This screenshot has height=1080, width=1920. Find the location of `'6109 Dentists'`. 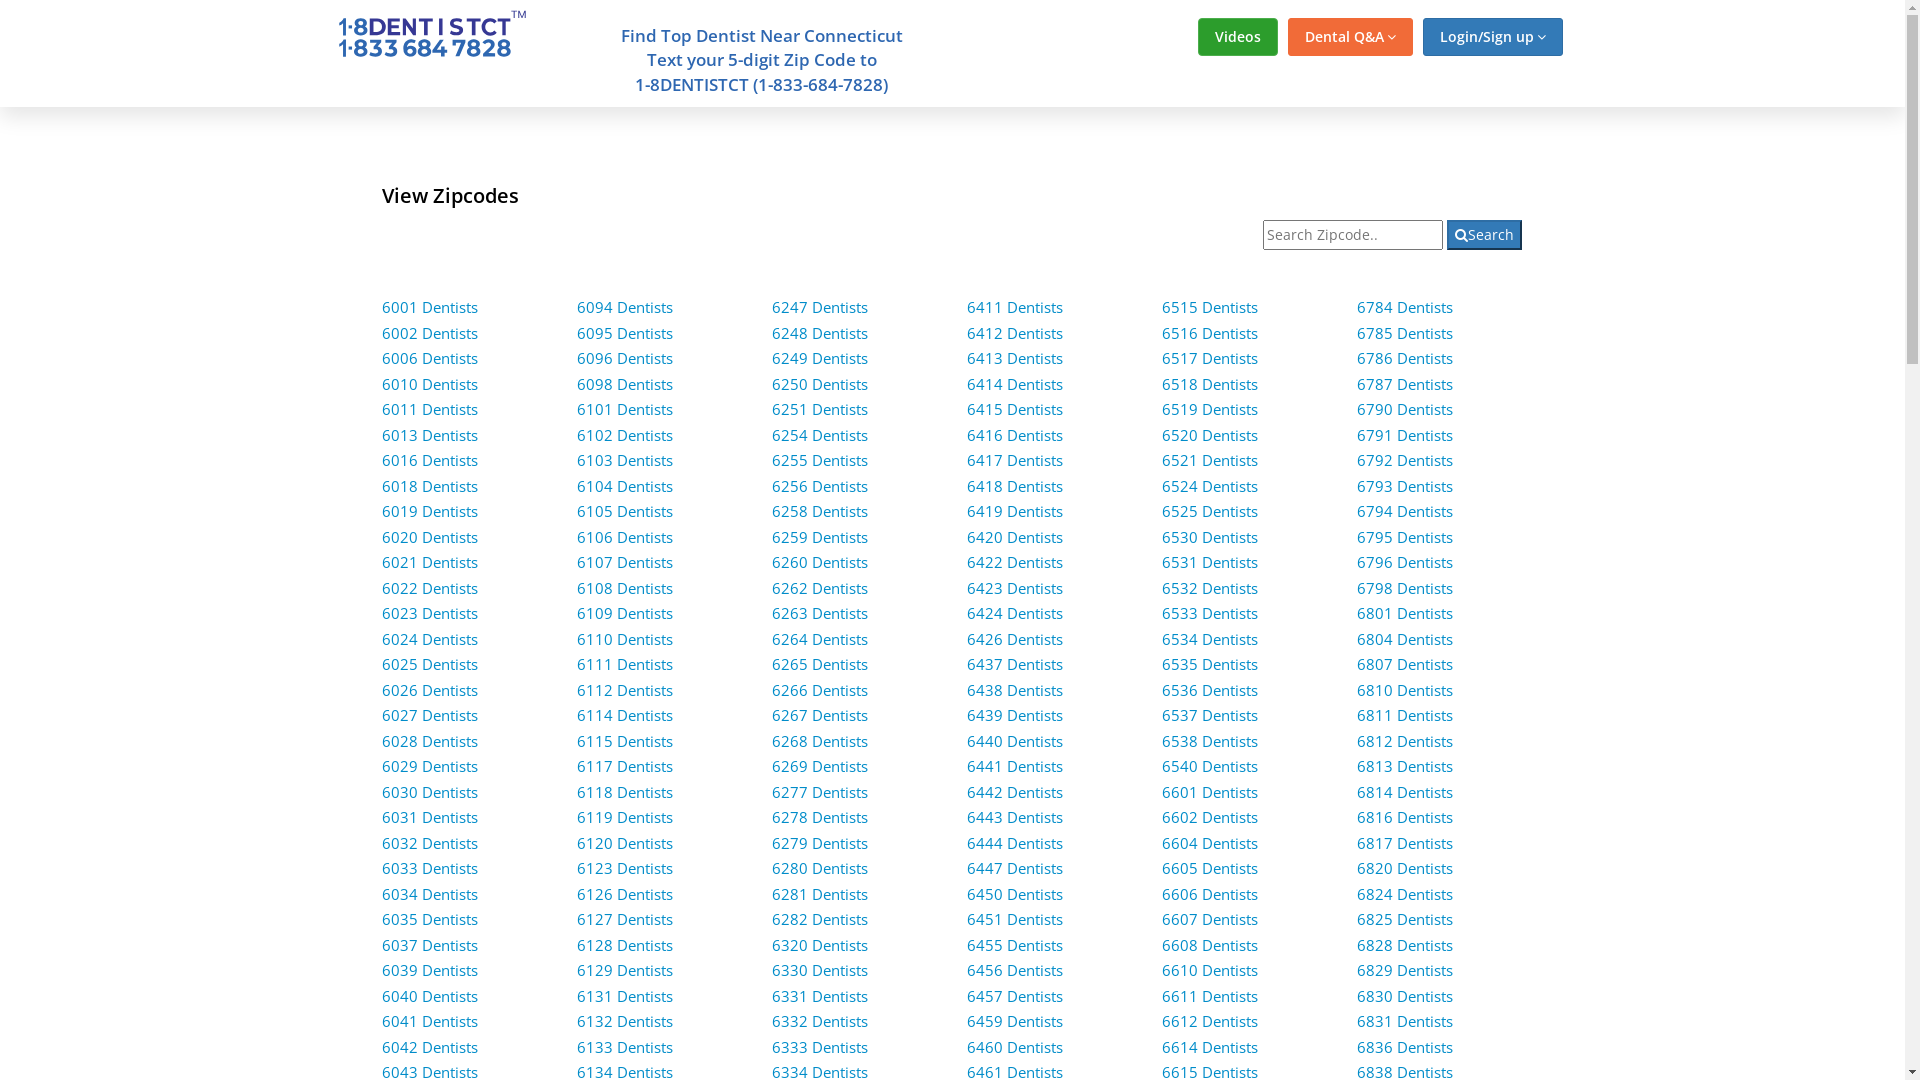

'6109 Dentists' is located at coordinates (623, 612).